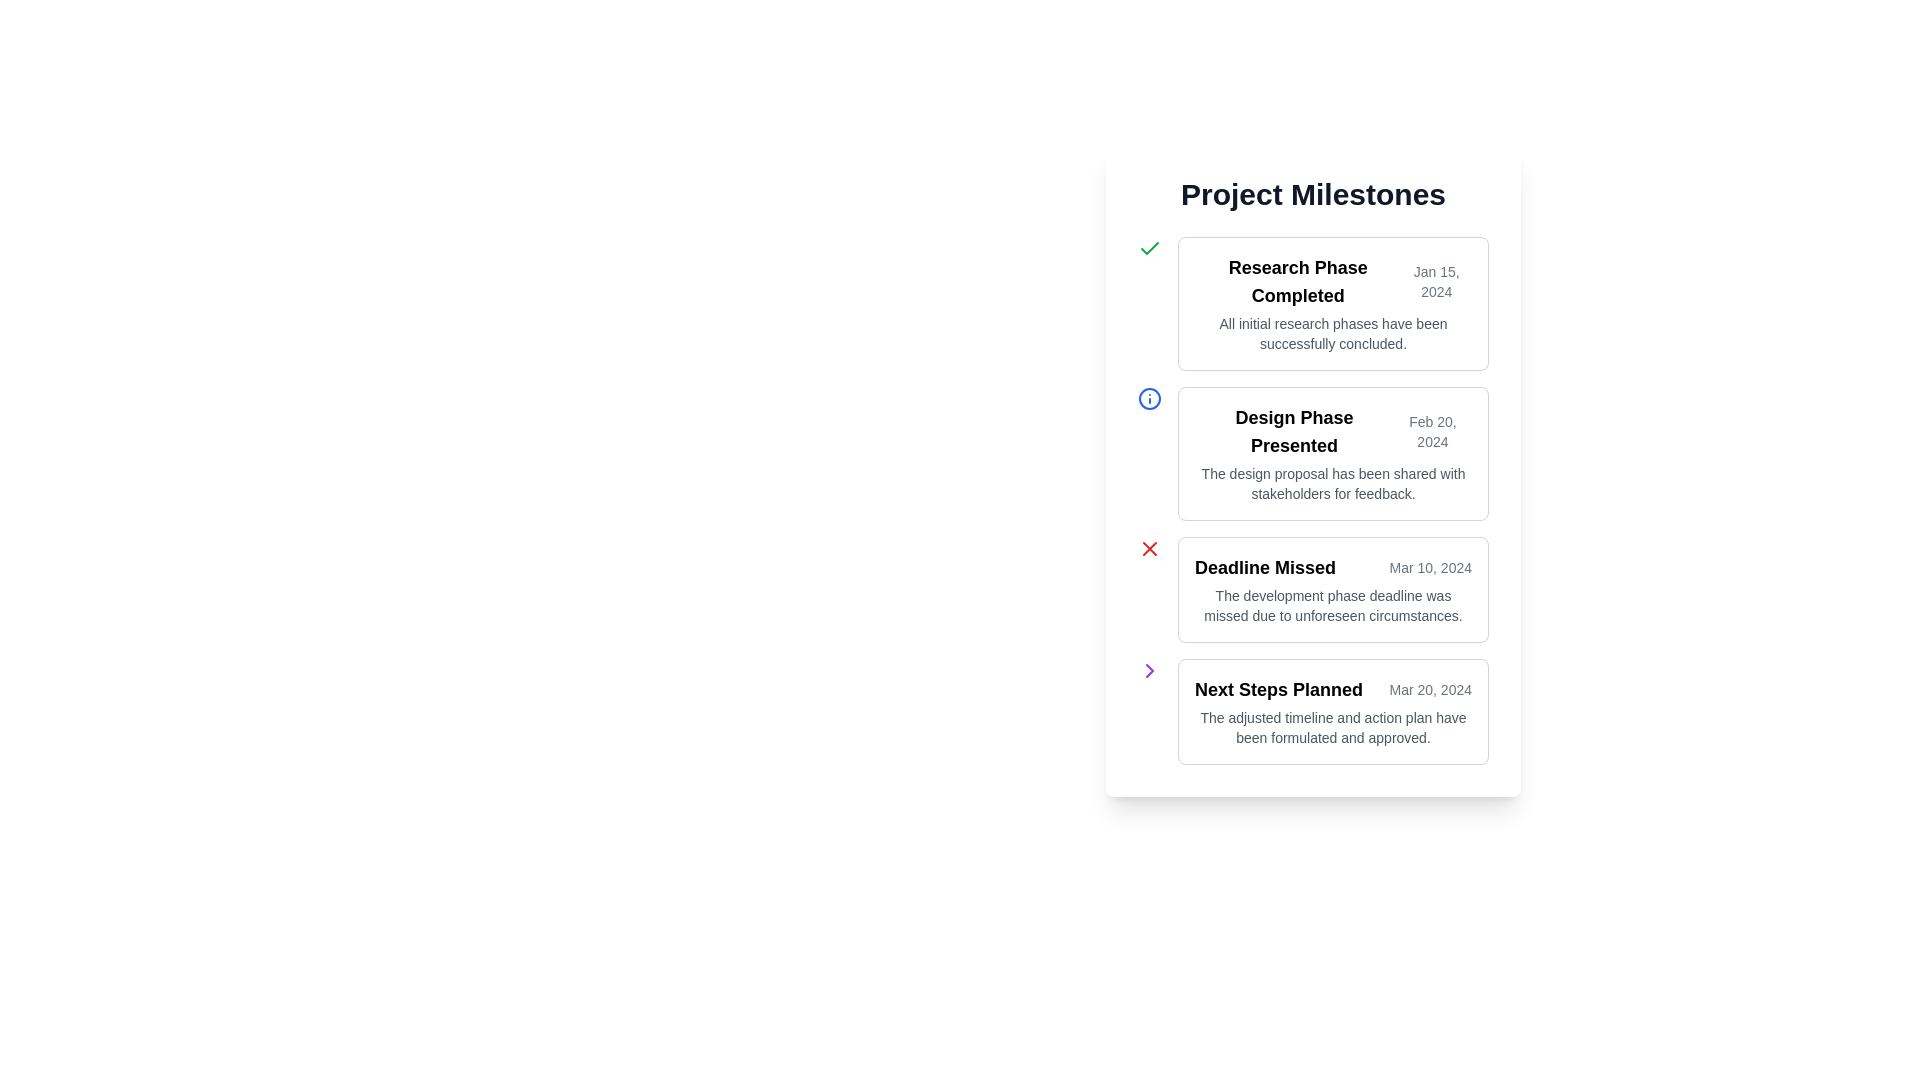 Image resolution: width=1920 pixels, height=1080 pixels. I want to click on information displayed in the Card component titled 'Design Phase Presented', which contains the date 'Feb 20, 2024' and the description 'The design proposal has been shared with stakeholders for feedback.', so click(1313, 454).